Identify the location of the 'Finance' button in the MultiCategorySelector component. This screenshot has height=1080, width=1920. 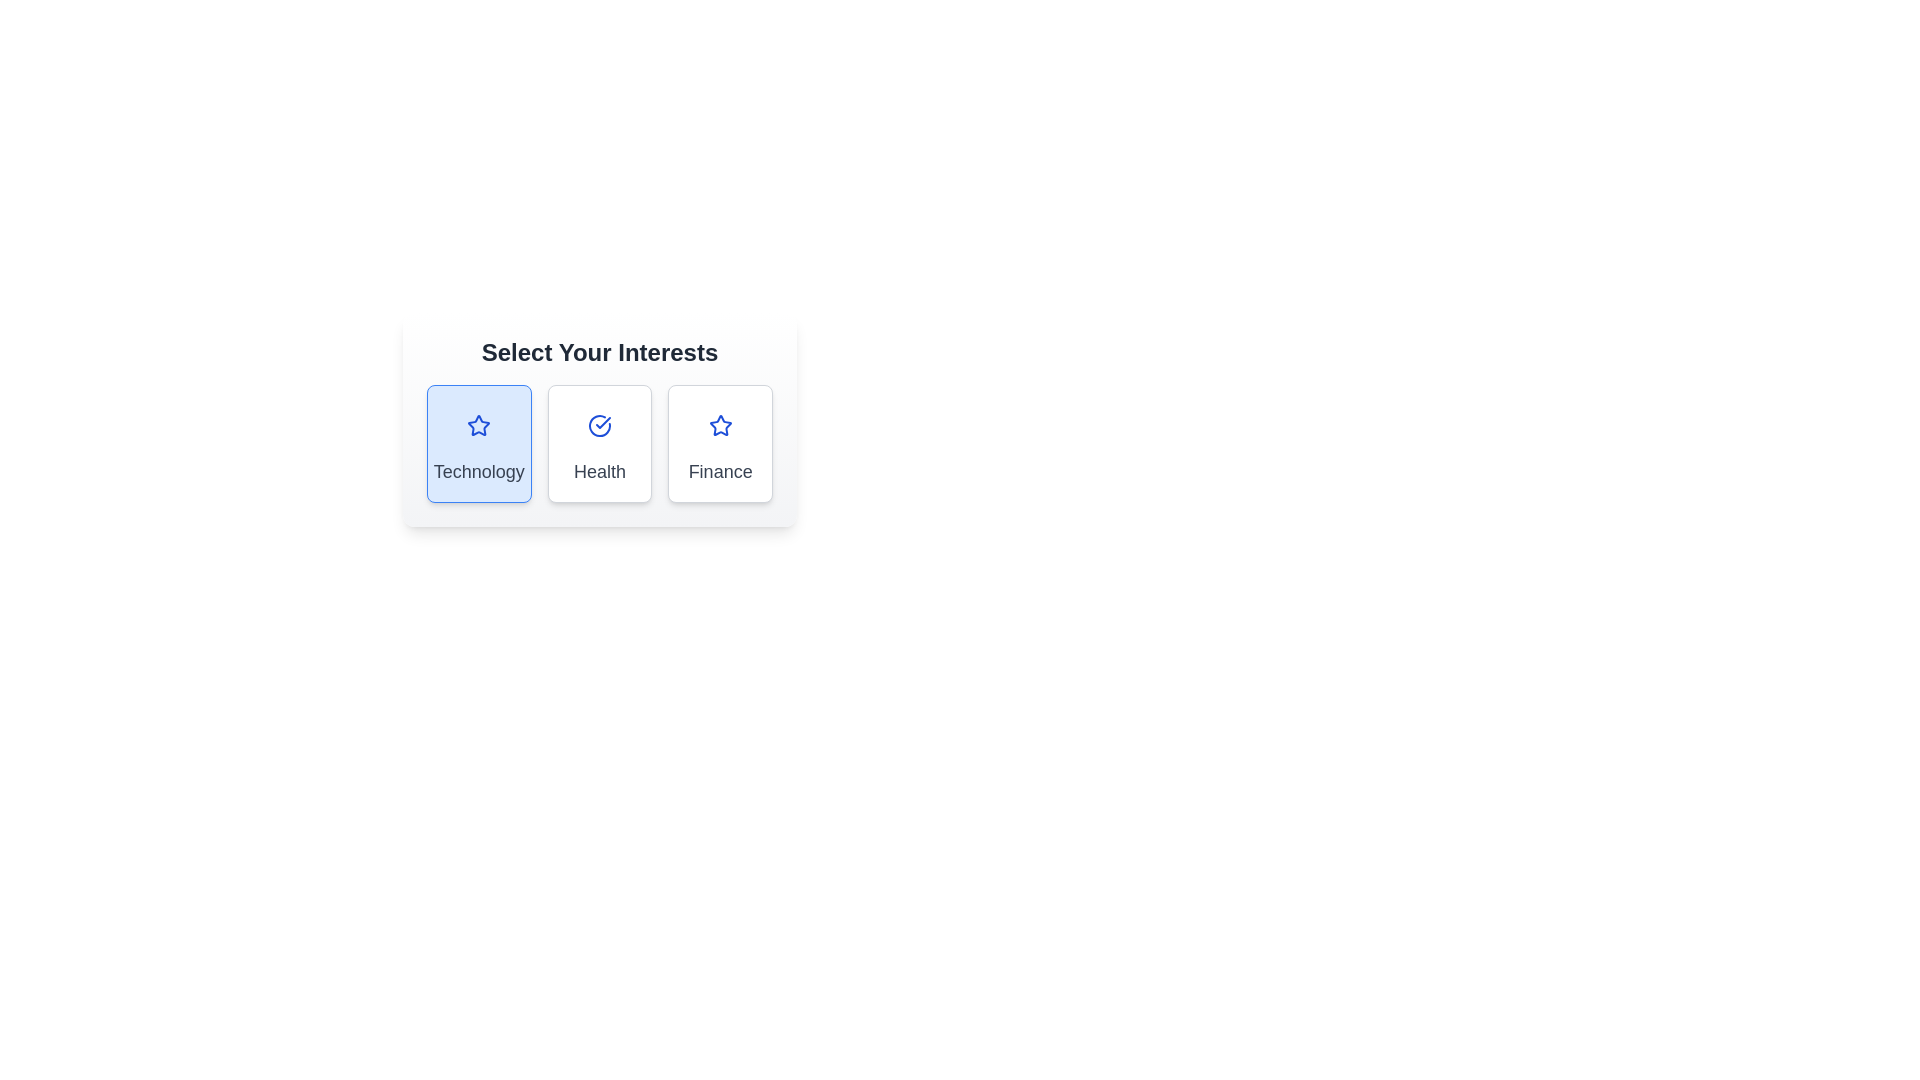
(720, 442).